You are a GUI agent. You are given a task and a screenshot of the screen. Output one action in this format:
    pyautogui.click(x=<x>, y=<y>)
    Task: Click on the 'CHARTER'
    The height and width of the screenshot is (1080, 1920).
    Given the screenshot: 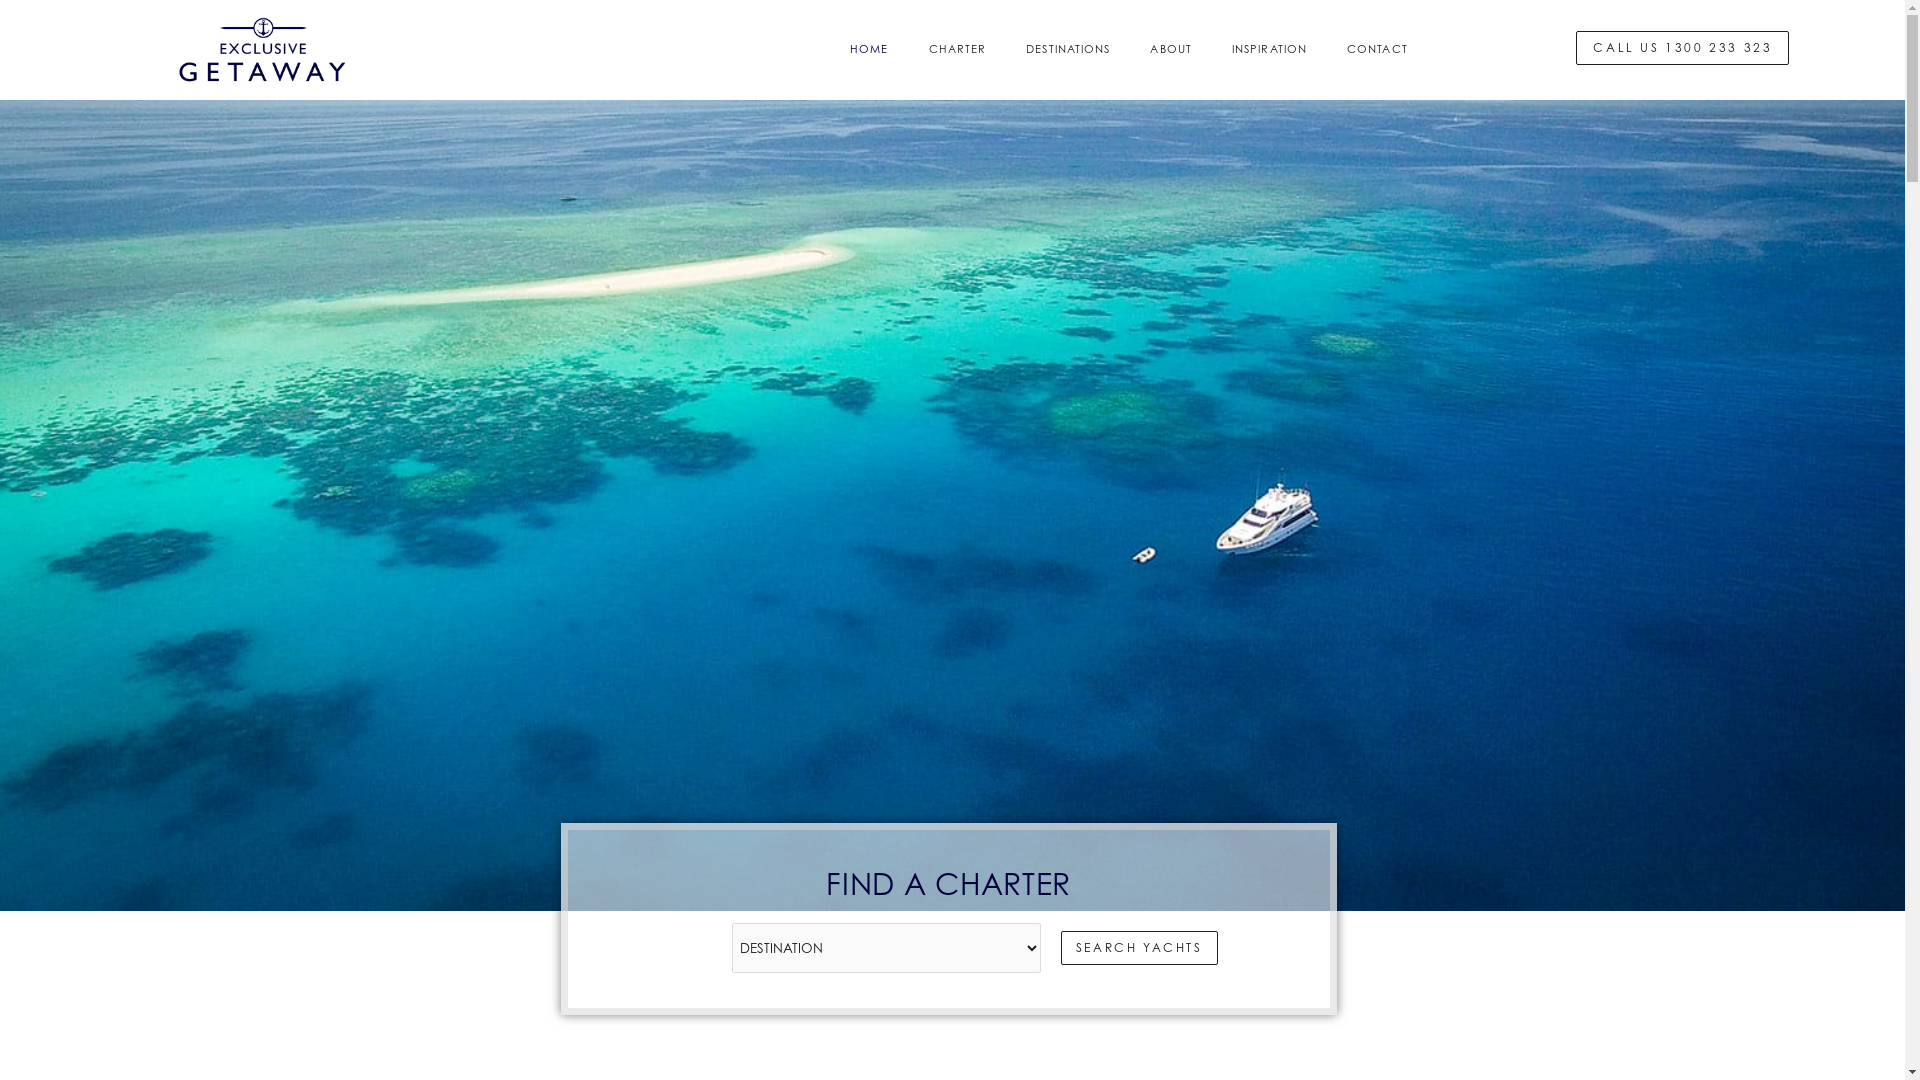 What is the action you would take?
    pyautogui.click(x=957, y=82)
    